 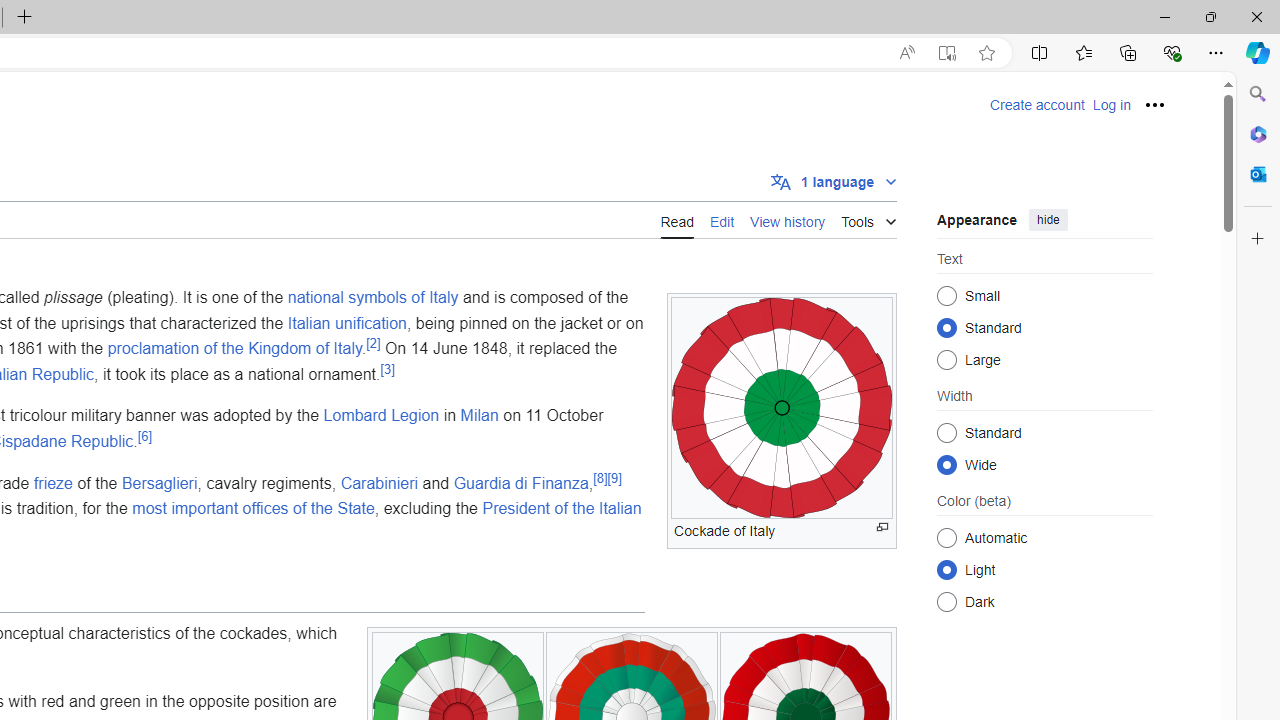 What do you see at coordinates (1037, 105) in the screenshot?
I see `'Create account'` at bounding box center [1037, 105].